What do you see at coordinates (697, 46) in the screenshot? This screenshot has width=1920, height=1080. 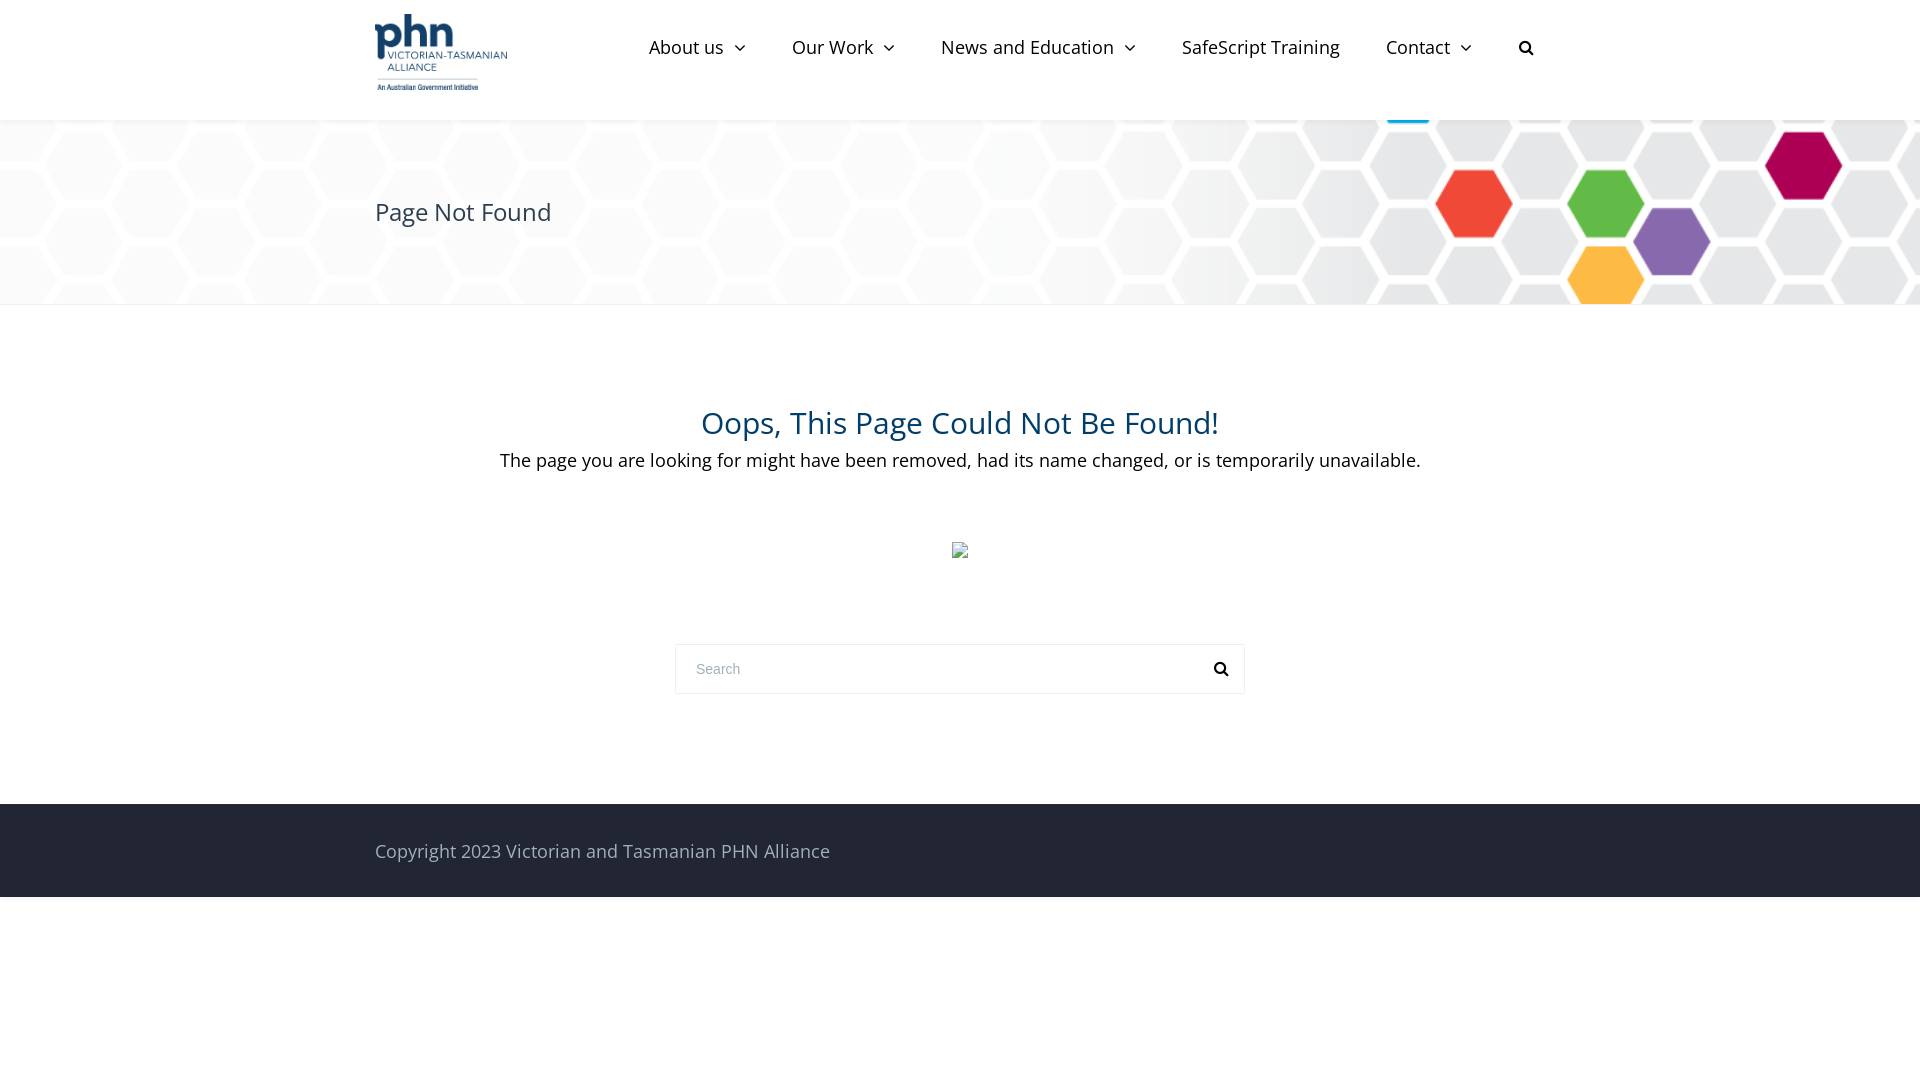 I see `'About us'` at bounding box center [697, 46].